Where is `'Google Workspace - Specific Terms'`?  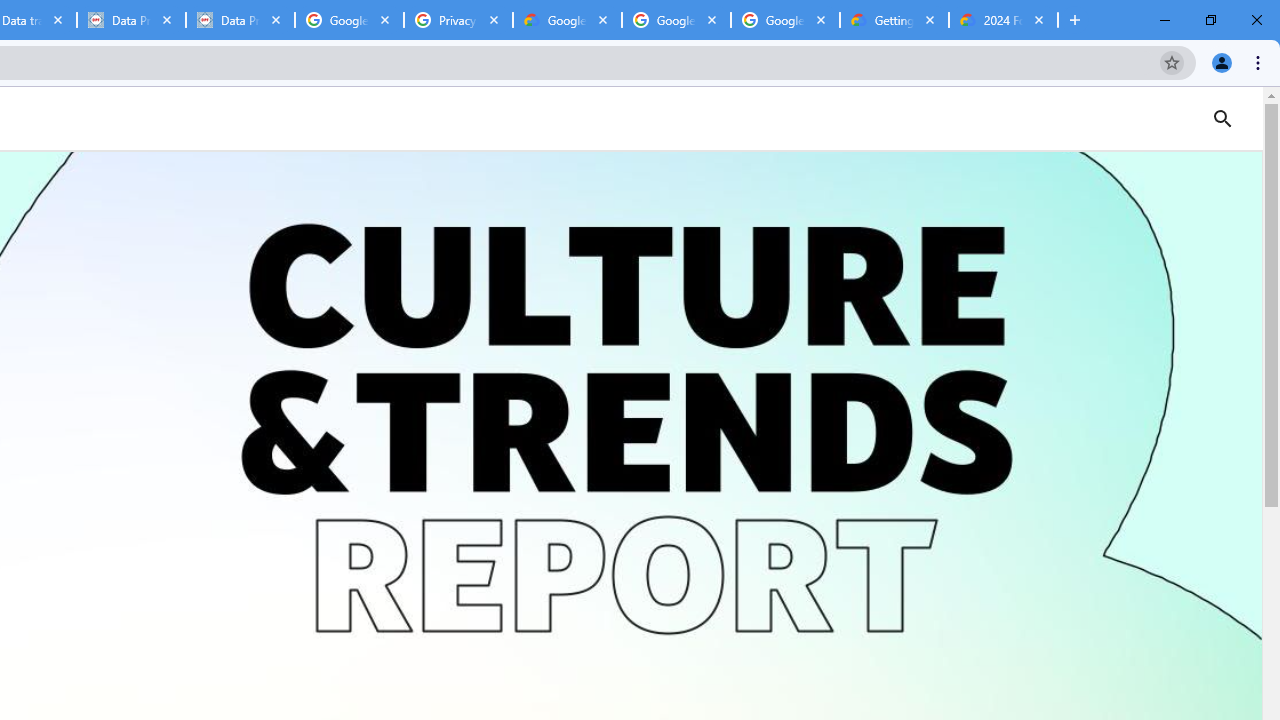 'Google Workspace - Specific Terms' is located at coordinates (676, 20).